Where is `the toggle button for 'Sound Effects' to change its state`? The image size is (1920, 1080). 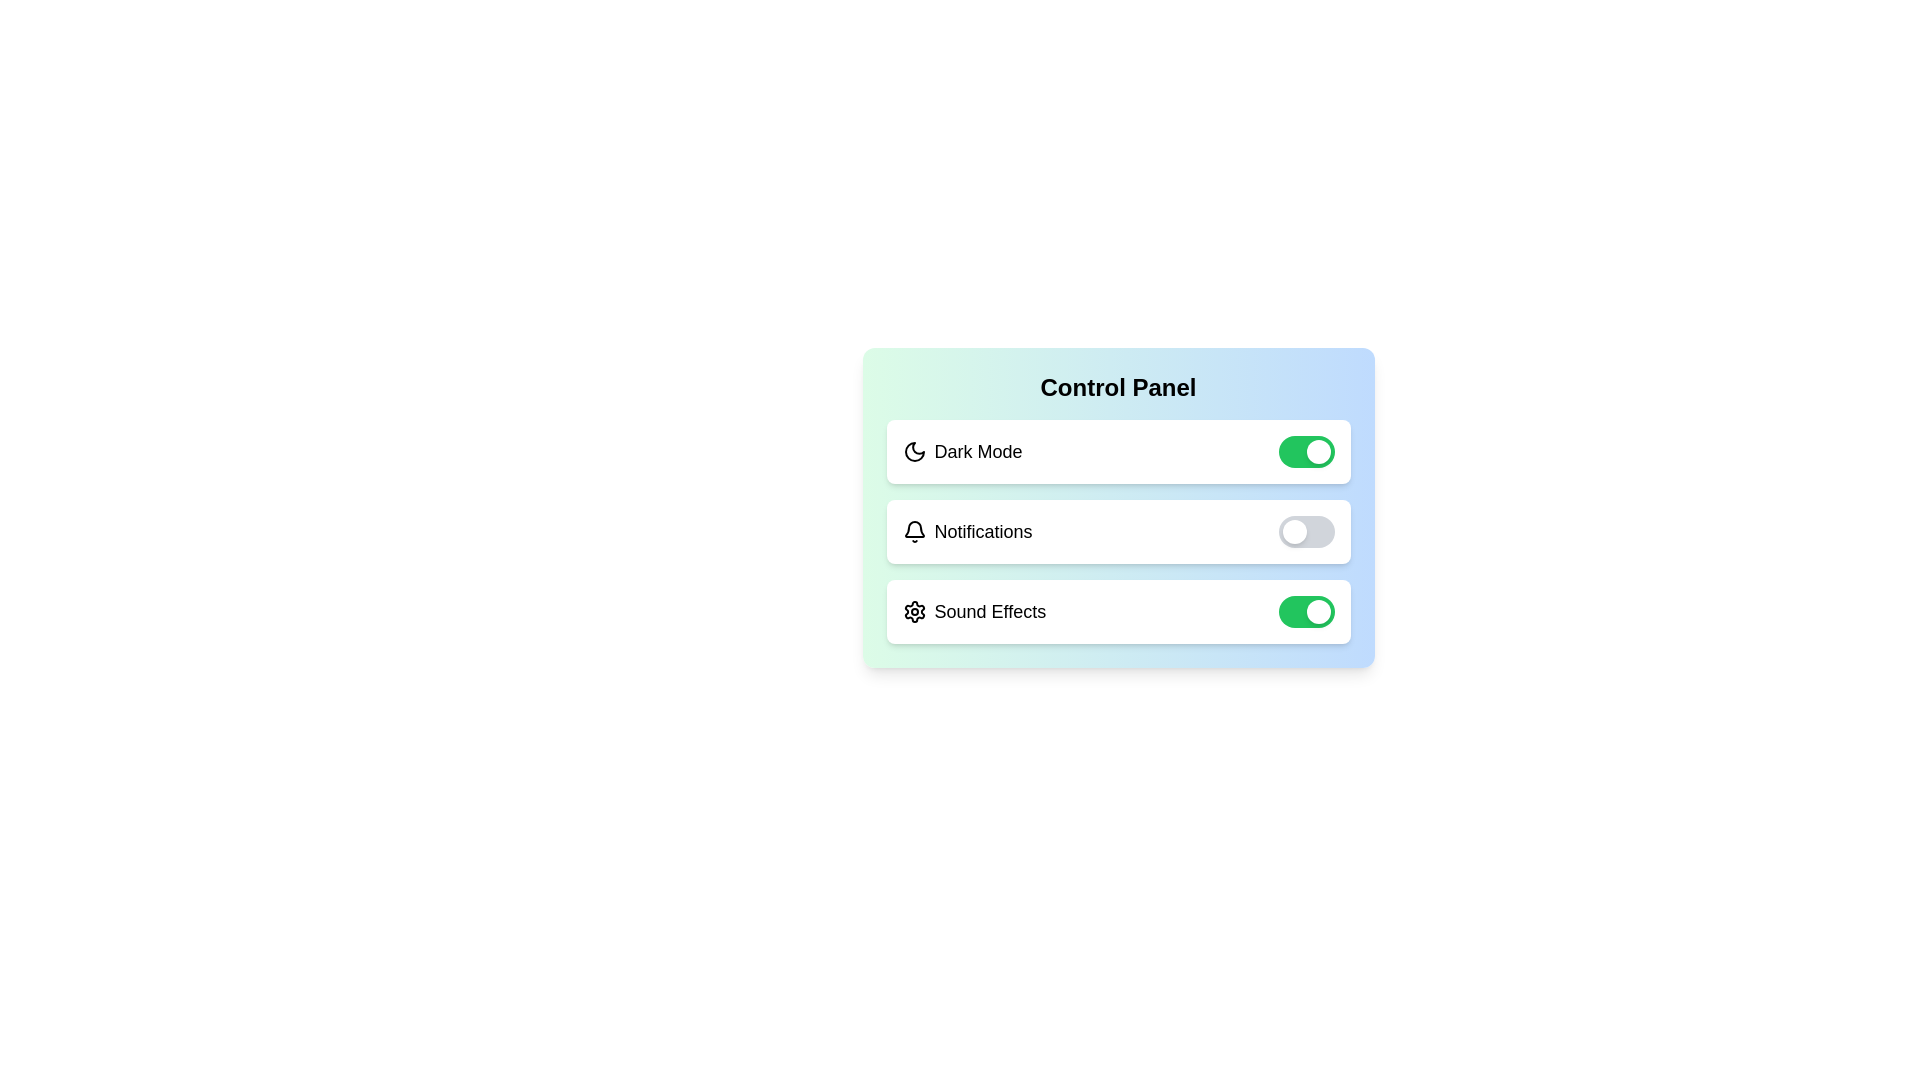 the toggle button for 'Sound Effects' to change its state is located at coordinates (1306, 611).